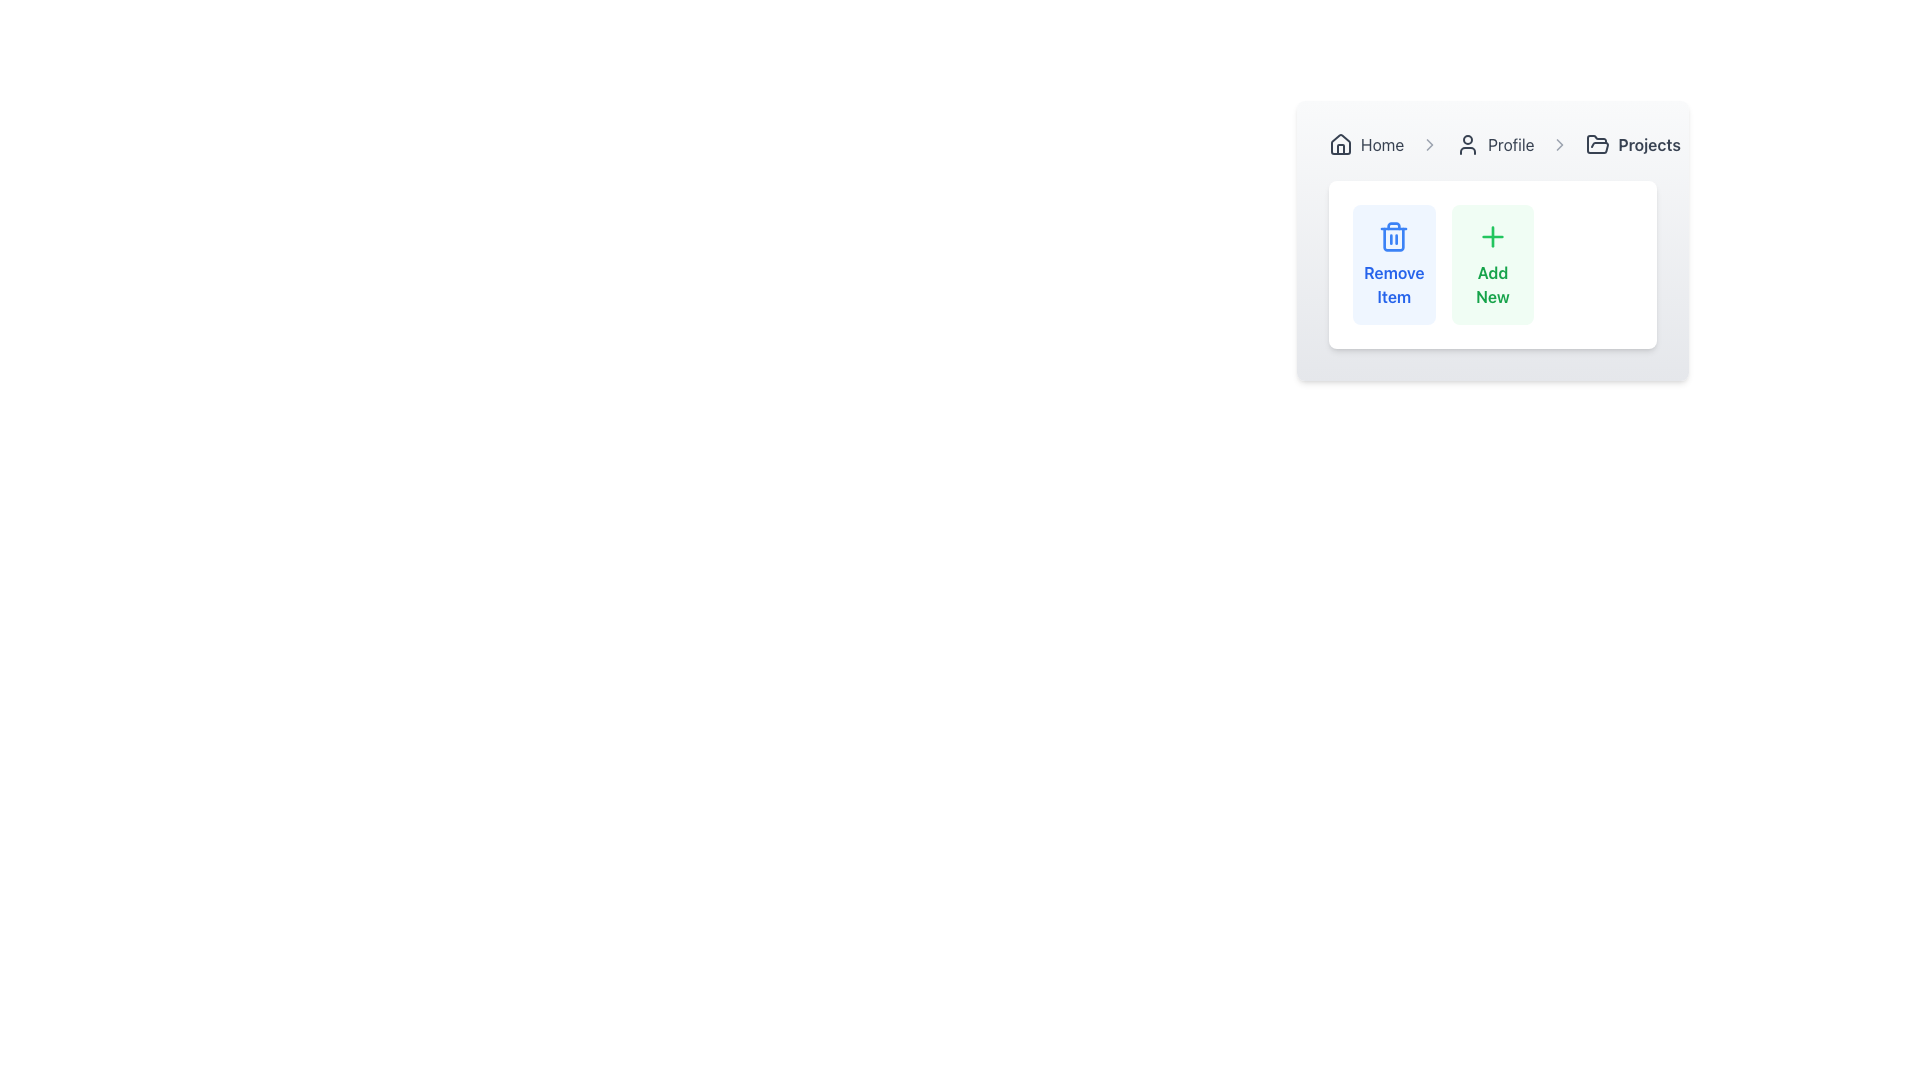 The height and width of the screenshot is (1080, 1920). What do you see at coordinates (1492, 235) in the screenshot?
I see `the Icon within the 'Add New' button, which is the second button in a horizontally-aligned pair of buttons under the breadcrumb navigation, located to the right of the 'Remove Item' button` at bounding box center [1492, 235].